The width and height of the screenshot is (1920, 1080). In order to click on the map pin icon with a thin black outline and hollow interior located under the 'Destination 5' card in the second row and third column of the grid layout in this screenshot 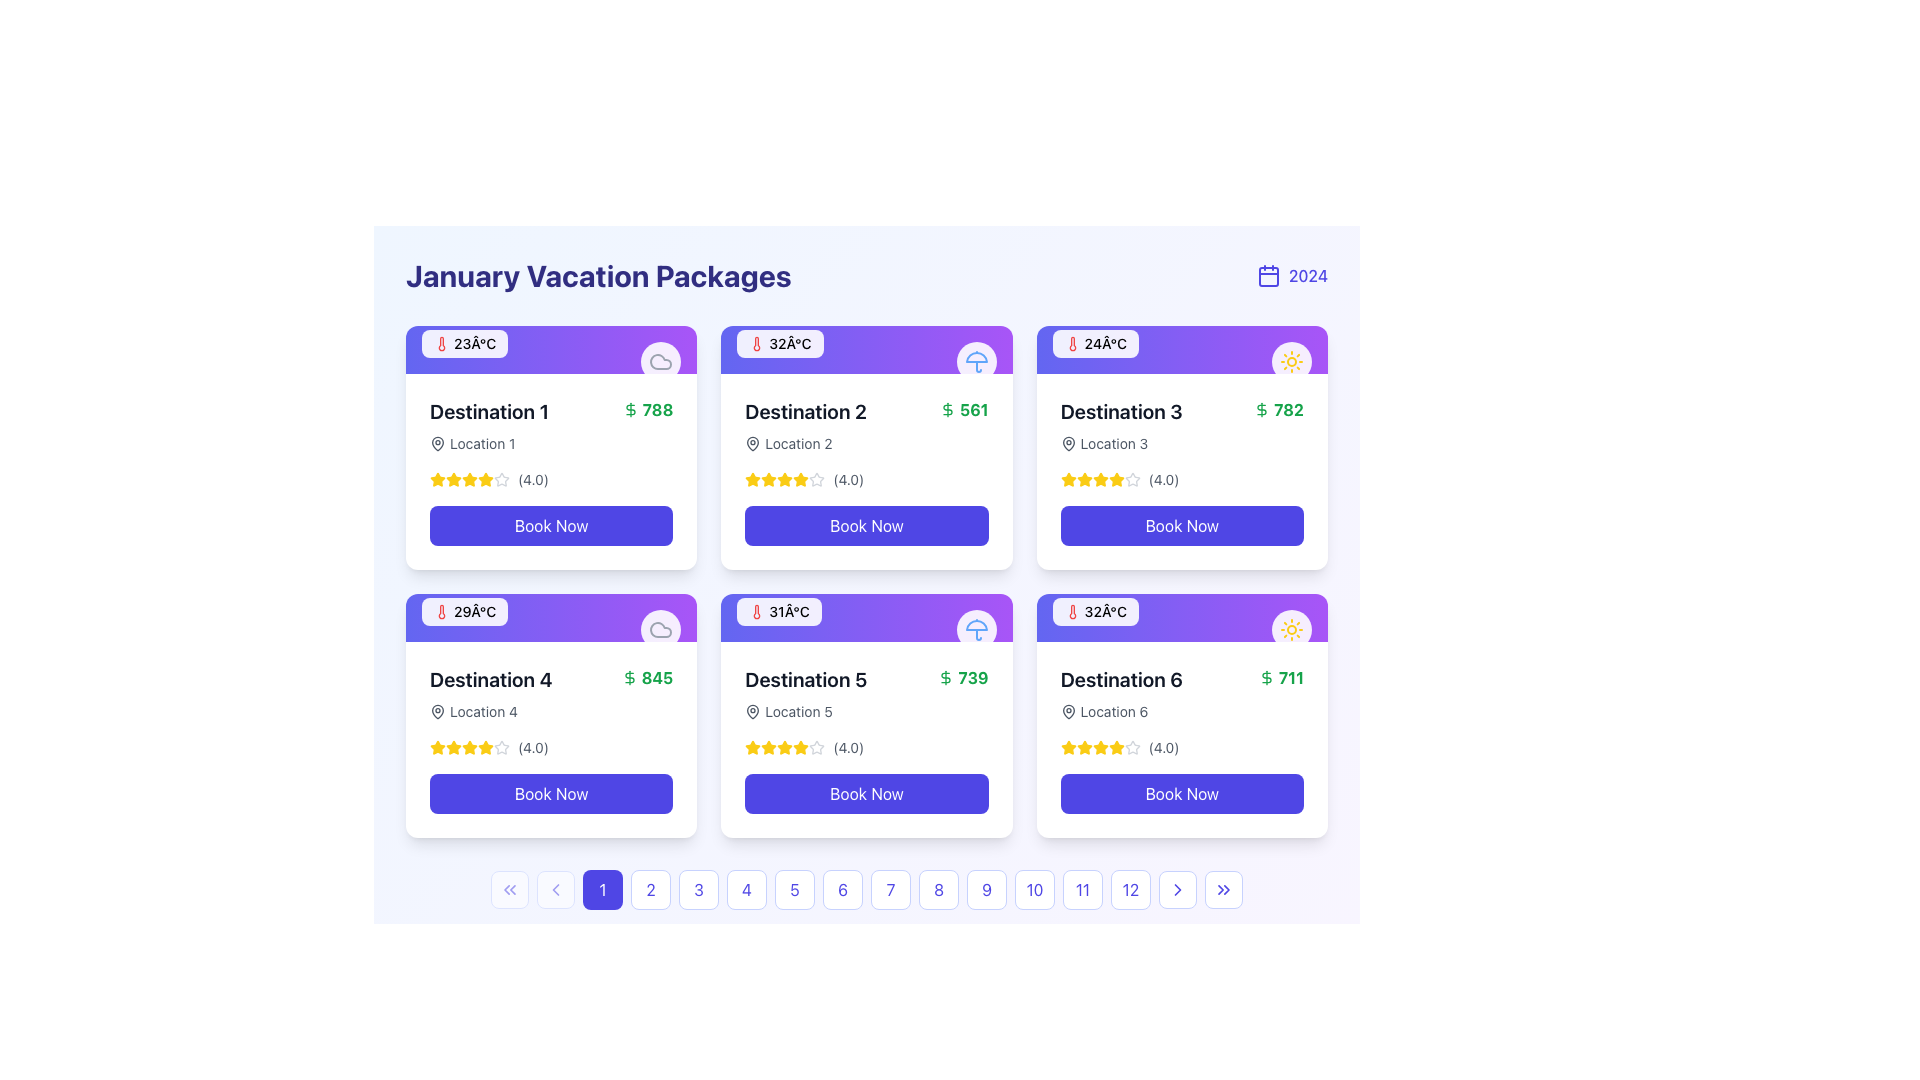, I will do `click(752, 711)`.